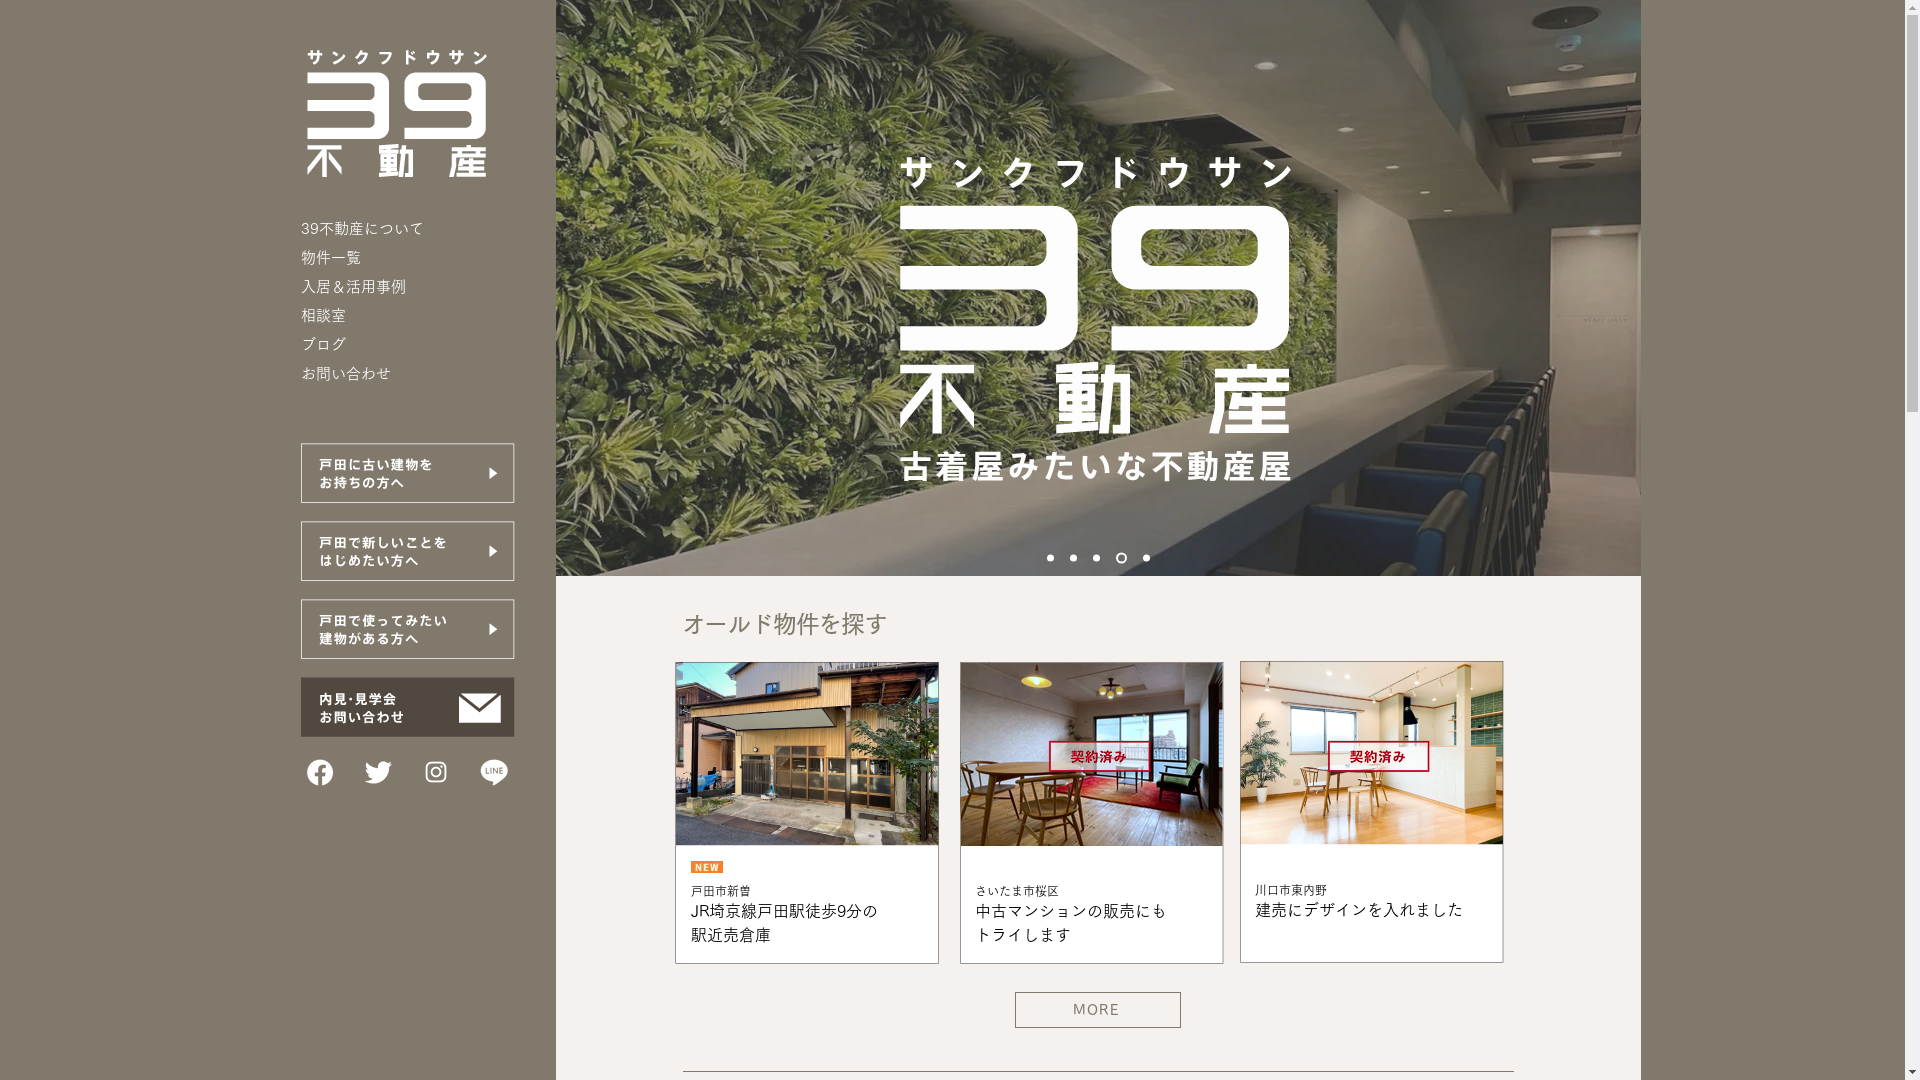 This screenshot has width=1920, height=1080. Describe the element at coordinates (1013, 1010) in the screenshot. I see `'MORE'` at that location.